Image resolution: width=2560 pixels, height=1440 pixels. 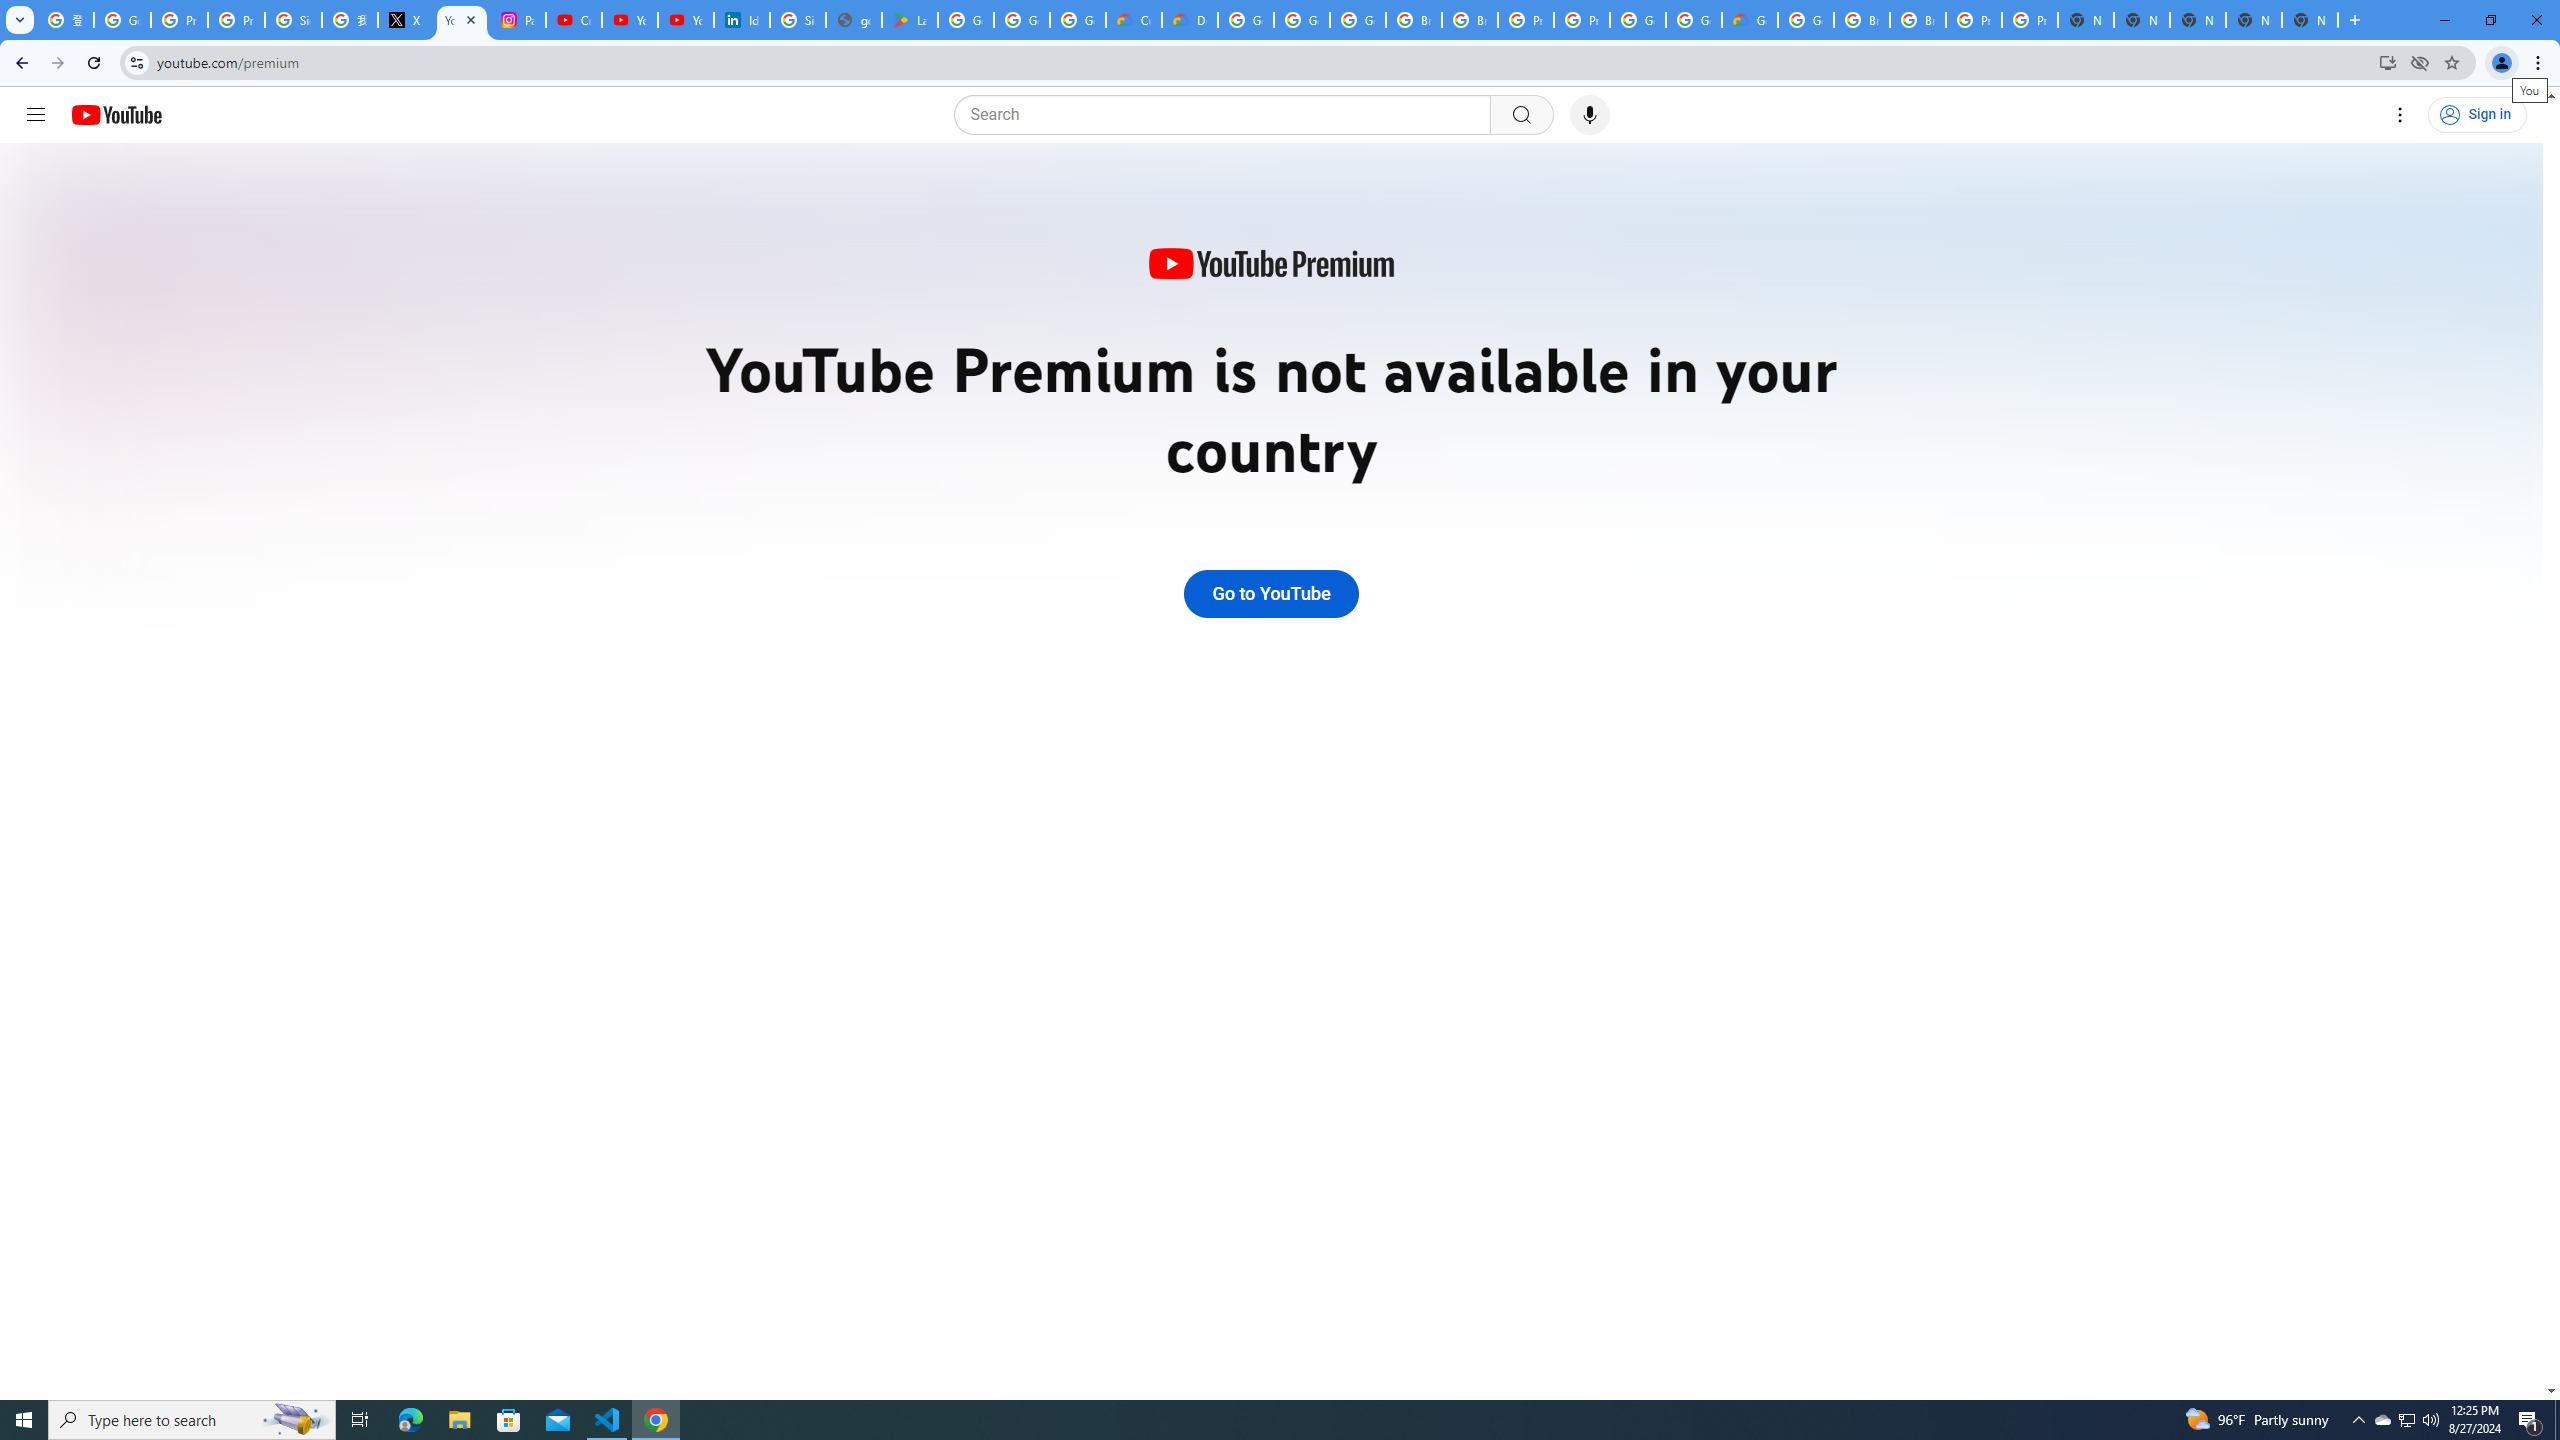 I want to click on 'YouTube Culture & Trends - YouTube Top 10, 2021', so click(x=685, y=19).